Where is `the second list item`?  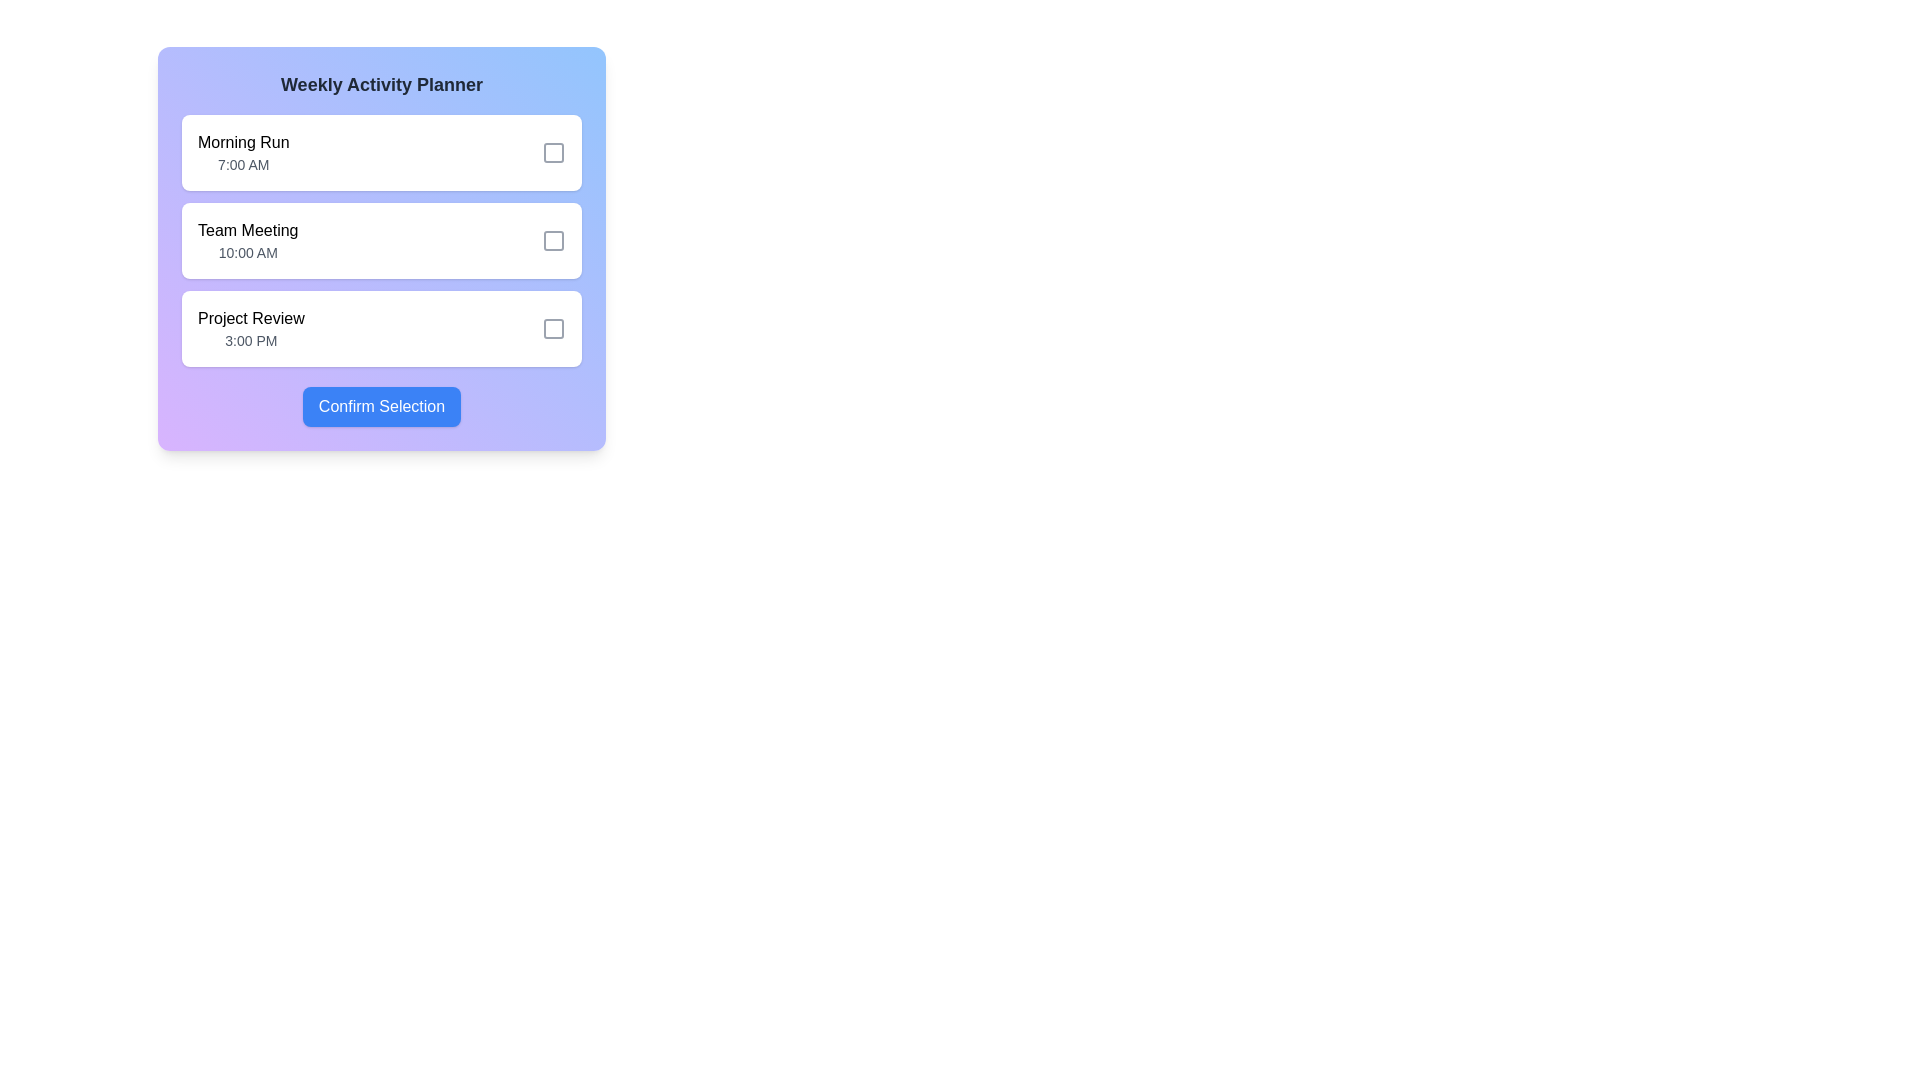
the second list item is located at coordinates (382, 239).